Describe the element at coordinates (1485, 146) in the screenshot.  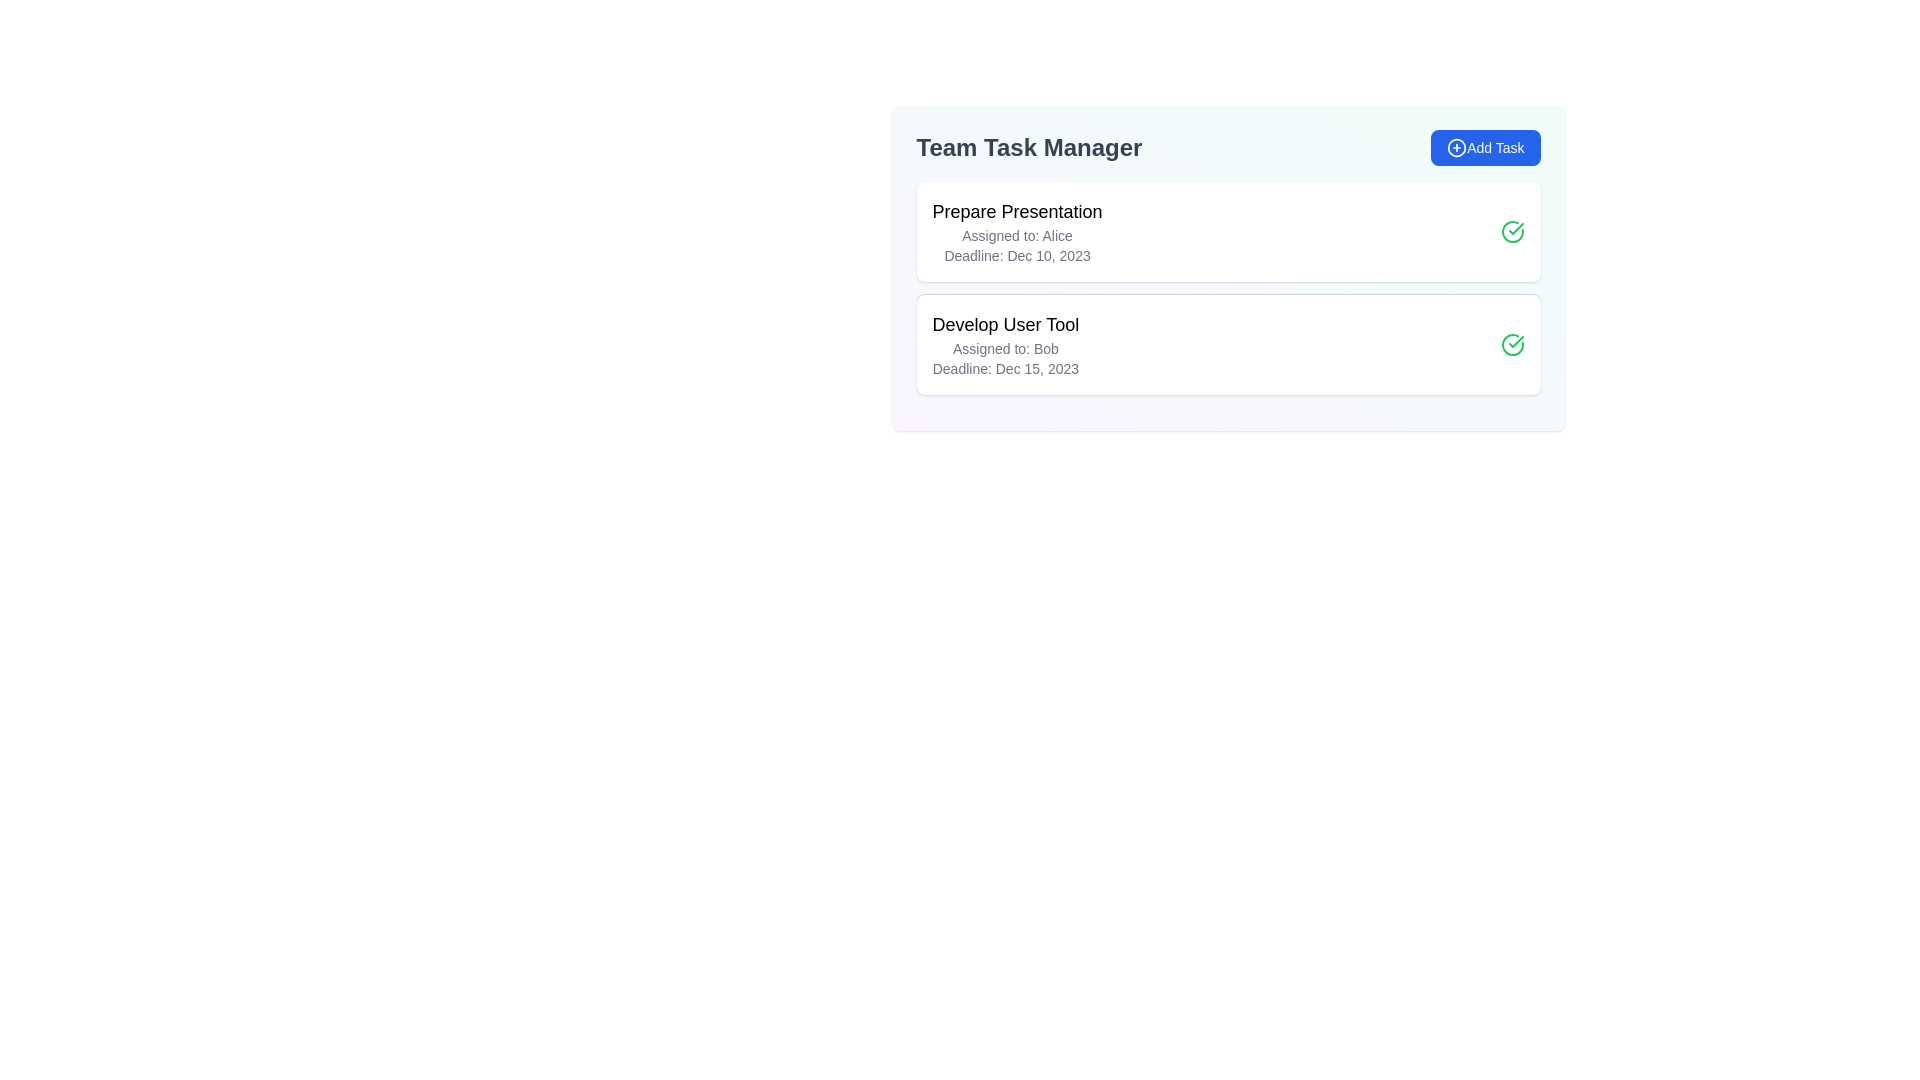
I see `the 'Add Task' button to add a new task` at that location.